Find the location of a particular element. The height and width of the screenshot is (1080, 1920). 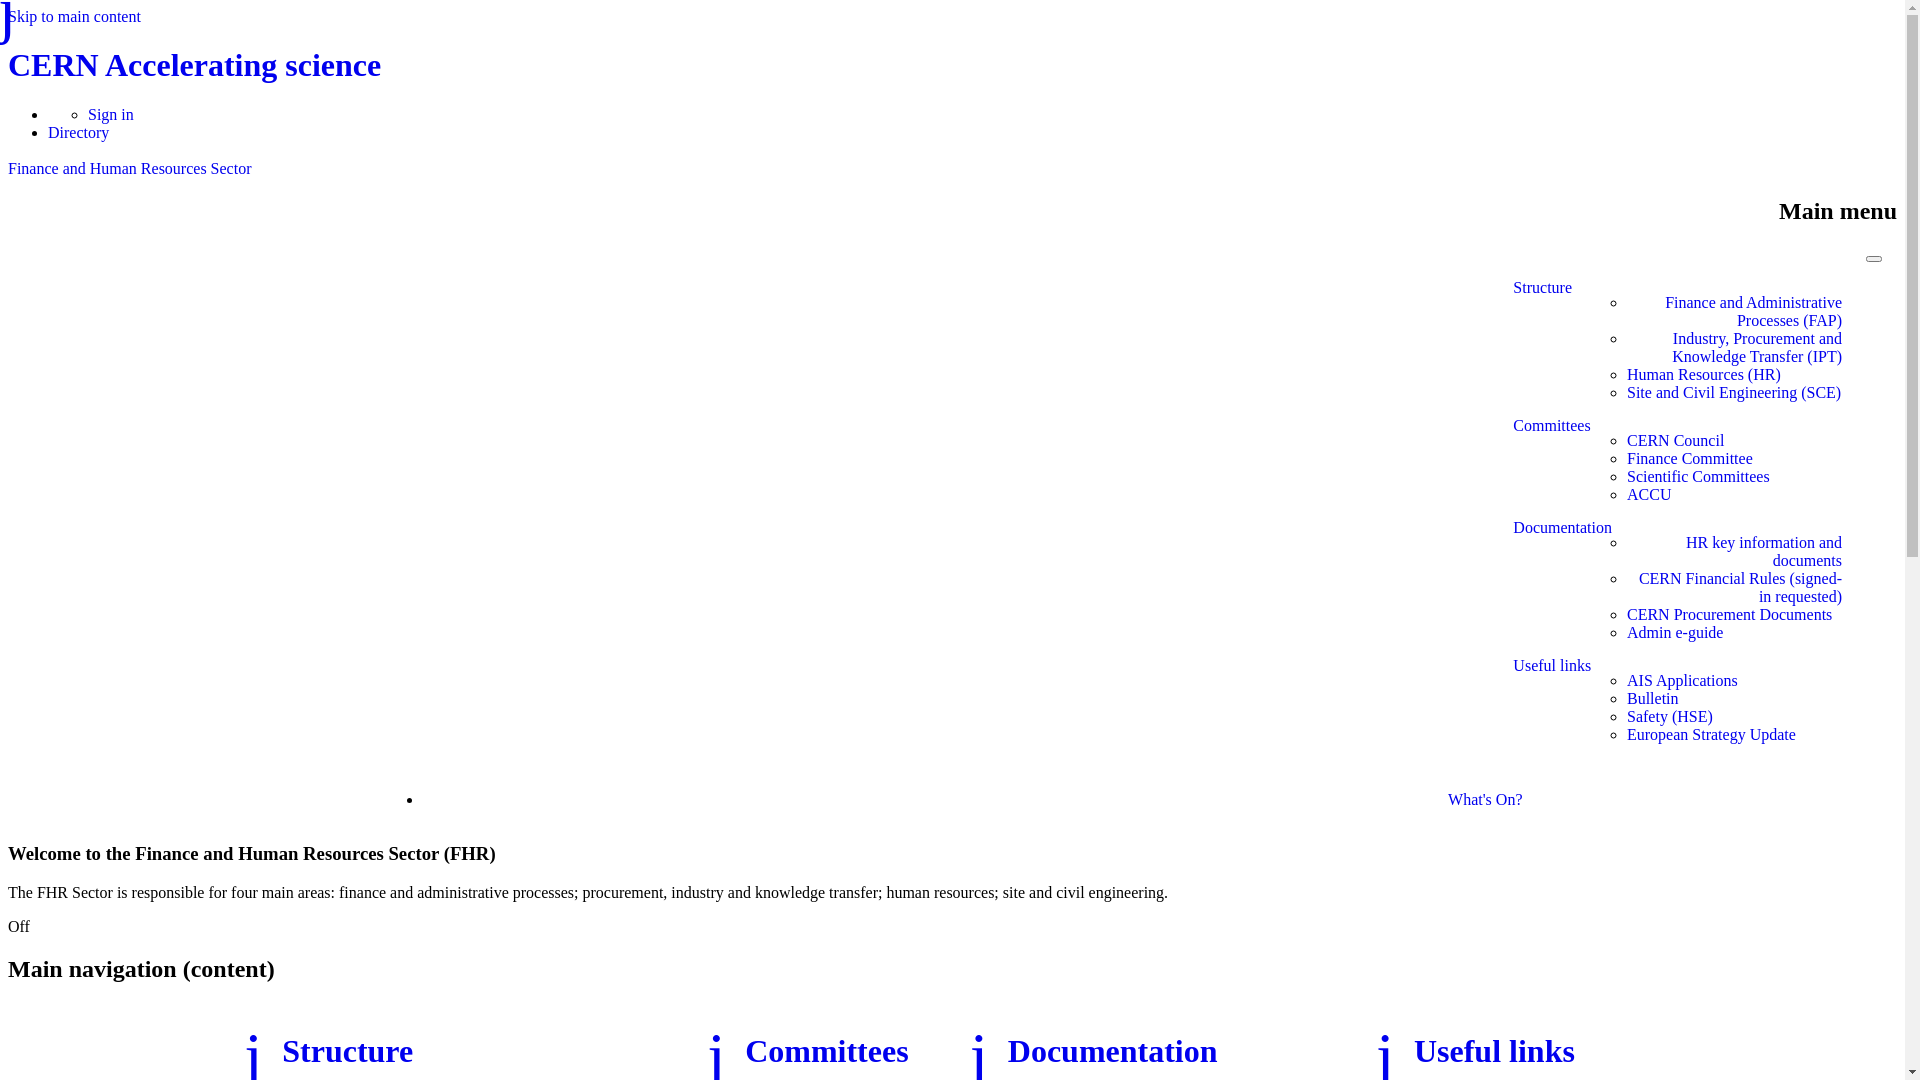

'CERN Accelerating science' is located at coordinates (194, 64).